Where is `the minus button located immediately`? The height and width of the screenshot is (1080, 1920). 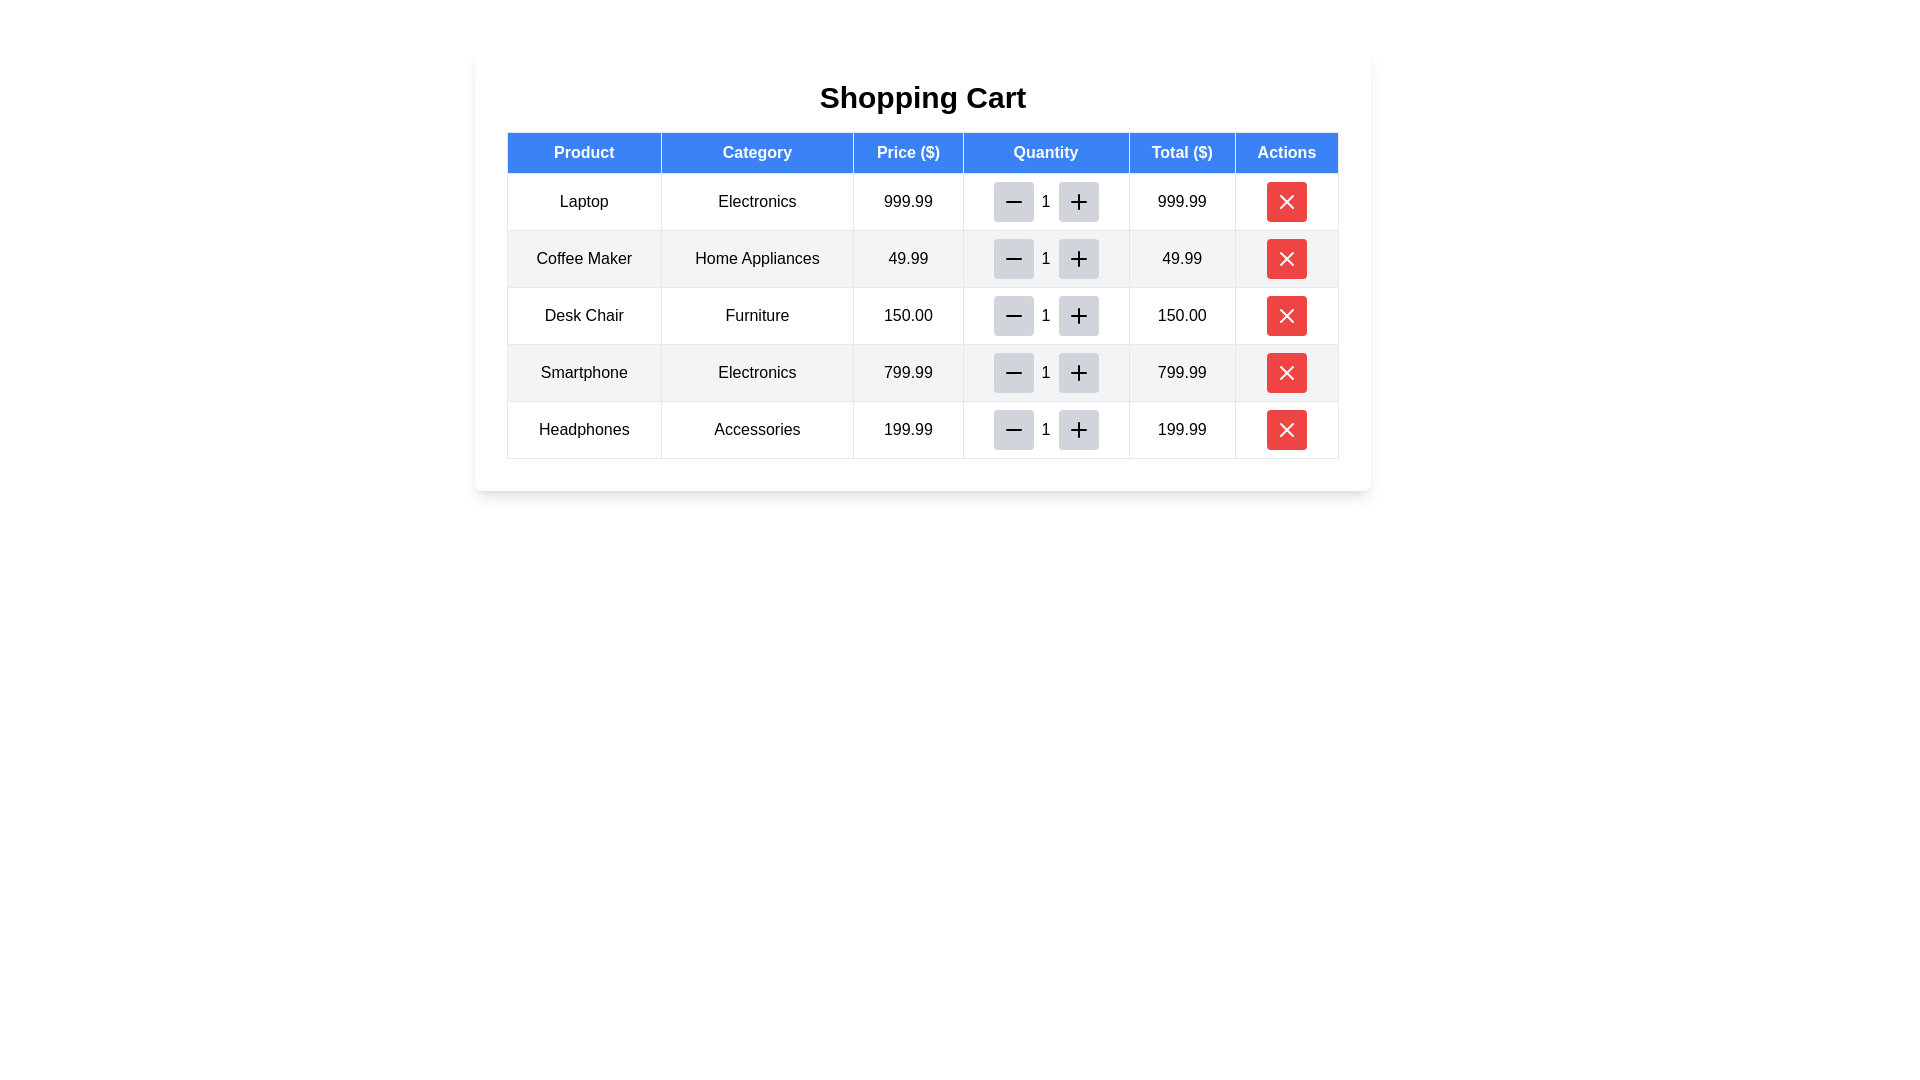 the minus button located immediately is located at coordinates (1013, 201).